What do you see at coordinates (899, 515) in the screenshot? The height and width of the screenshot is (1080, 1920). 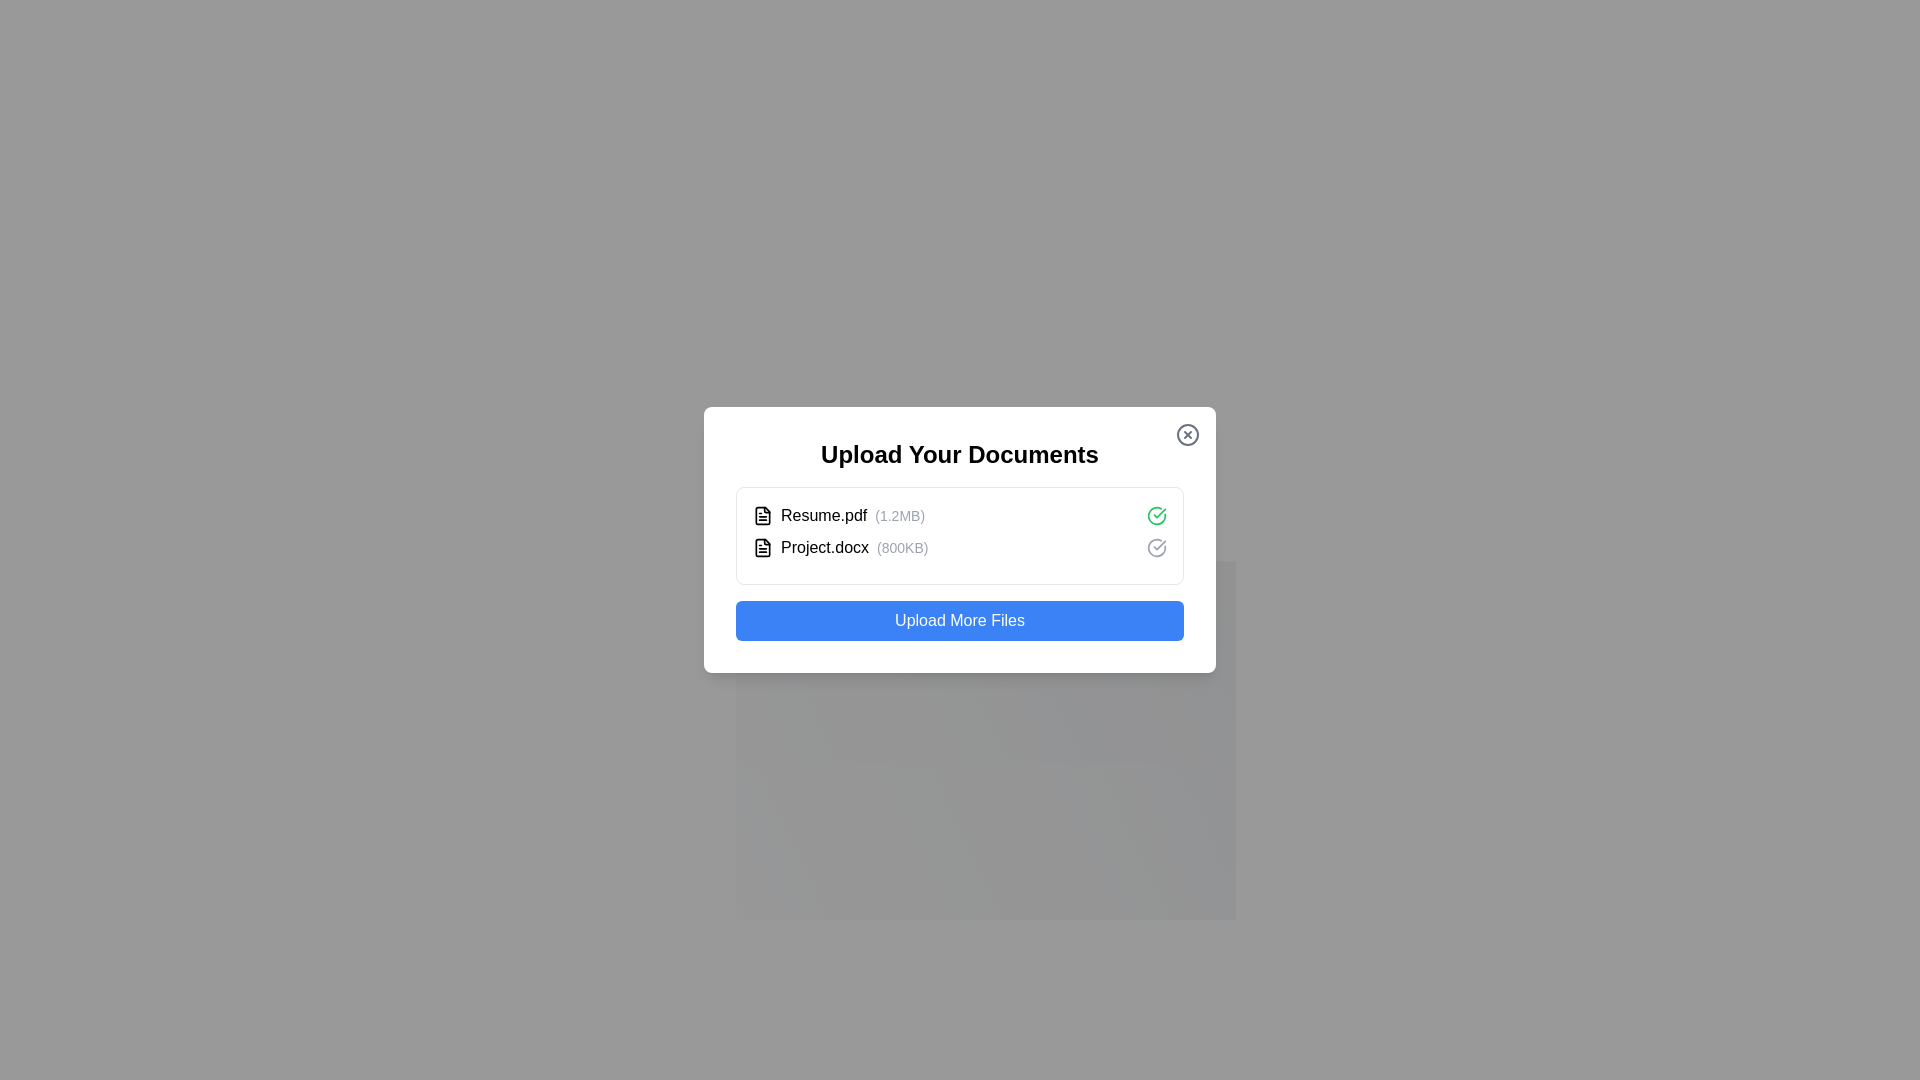 I see `the text label displaying the size of the file 'Resume.pdf' in megabytes, located to the right of the filename in the uploaded files list` at bounding box center [899, 515].